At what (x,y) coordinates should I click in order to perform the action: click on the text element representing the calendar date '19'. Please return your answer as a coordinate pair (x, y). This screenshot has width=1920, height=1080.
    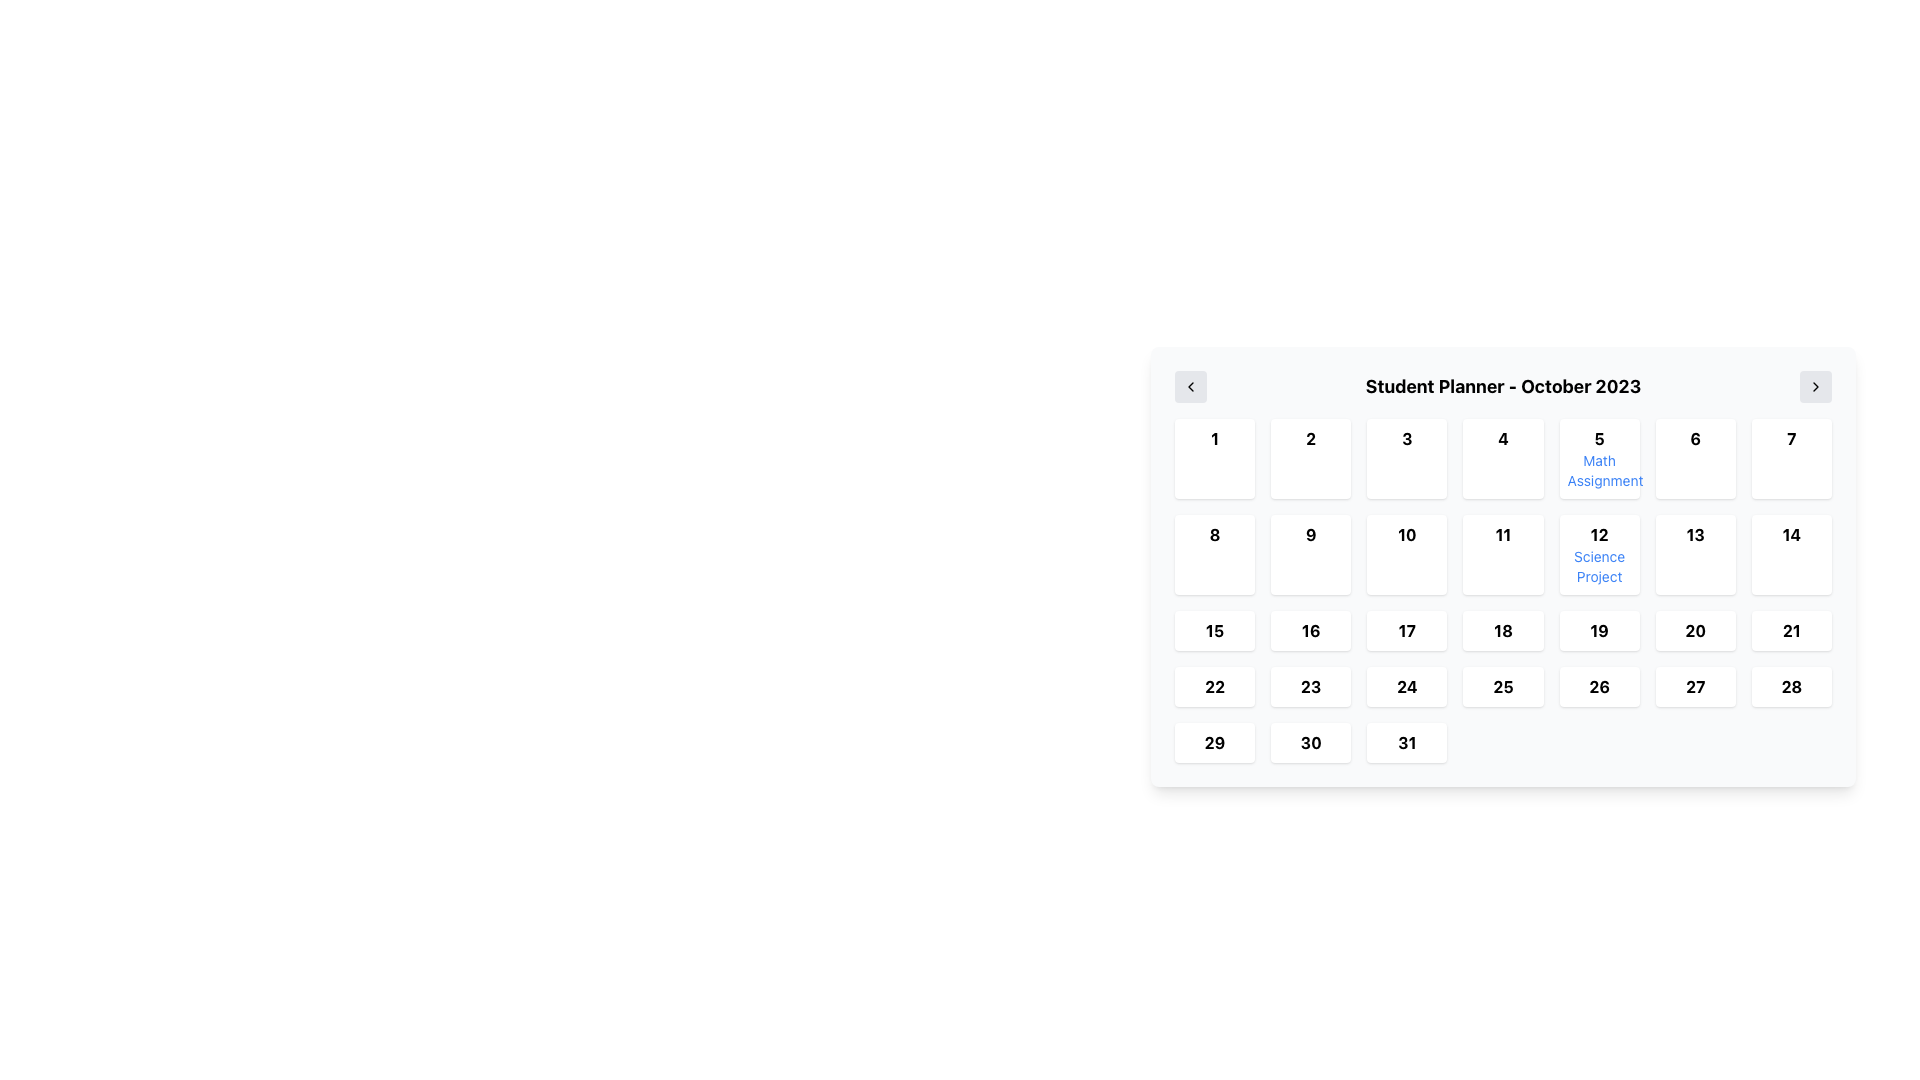
    Looking at the image, I should click on (1598, 631).